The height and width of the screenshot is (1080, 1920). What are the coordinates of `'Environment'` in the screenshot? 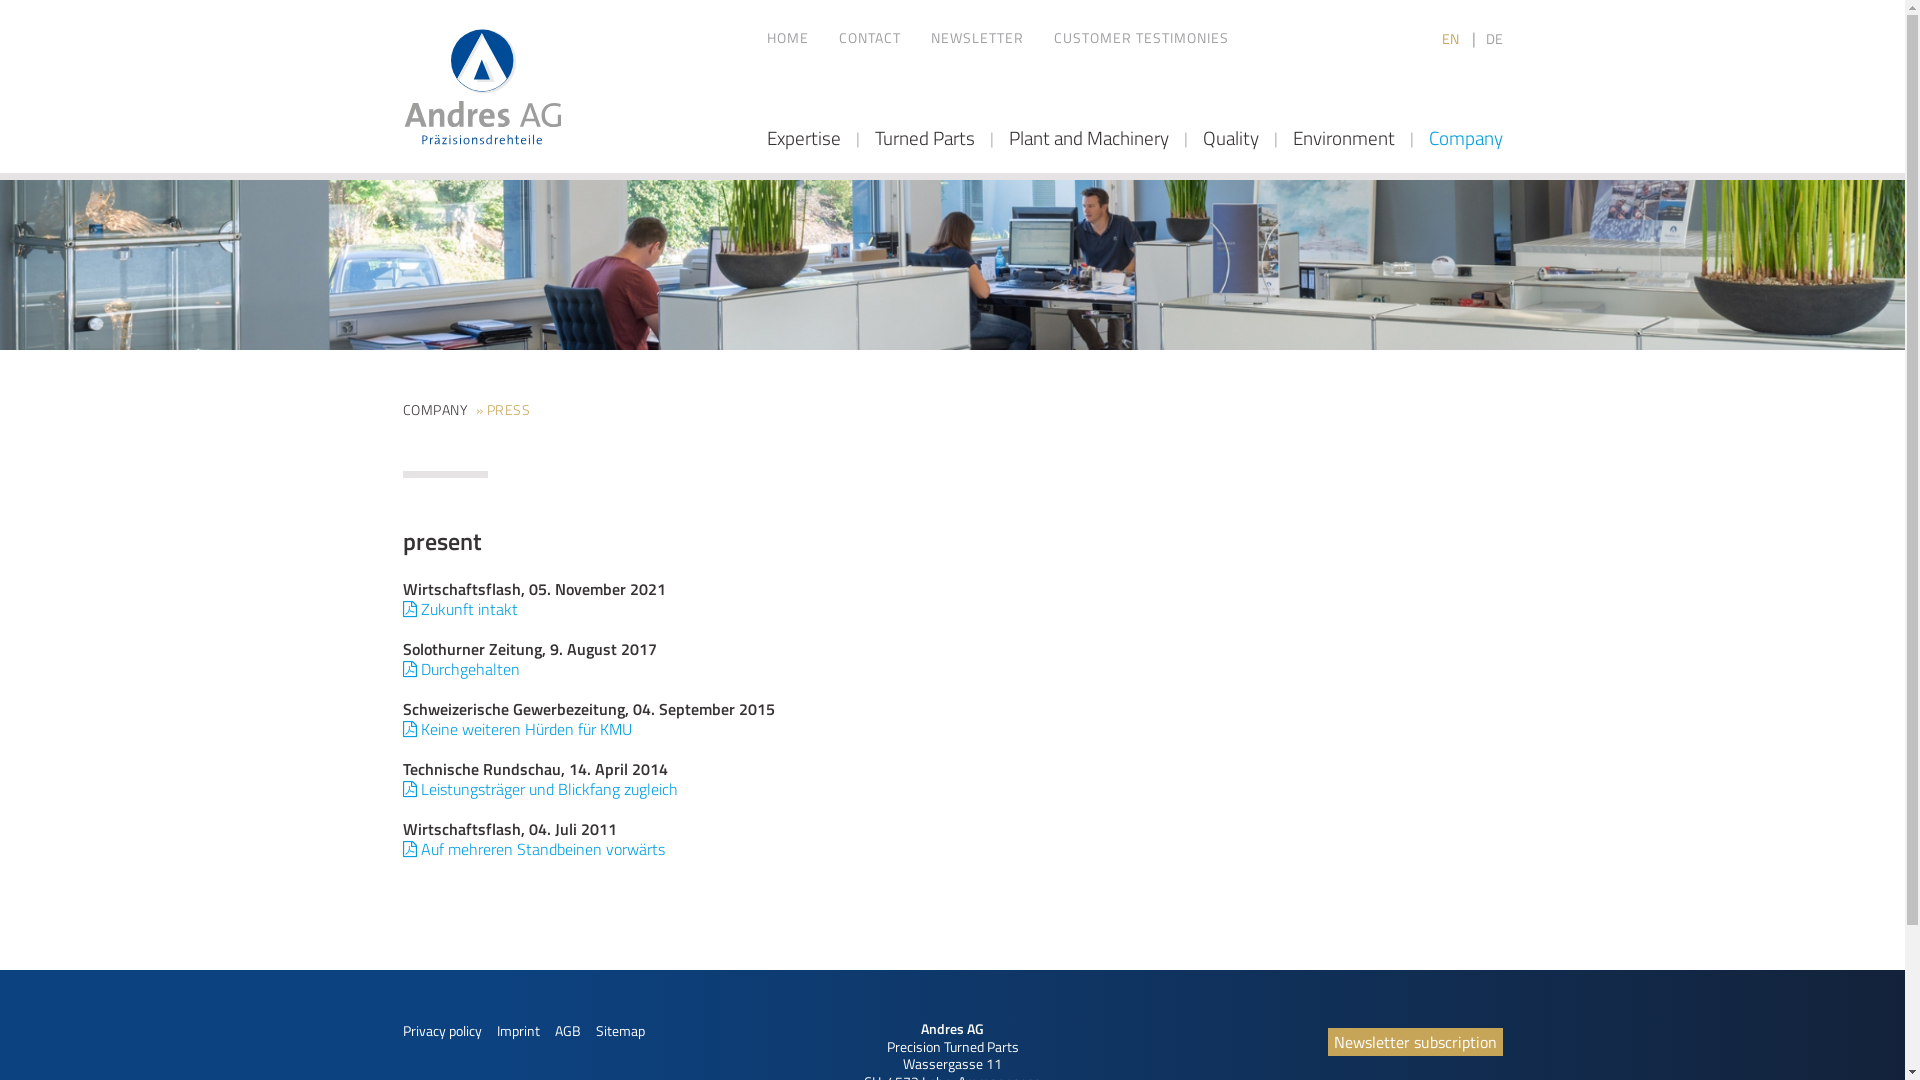 It's located at (1343, 137).